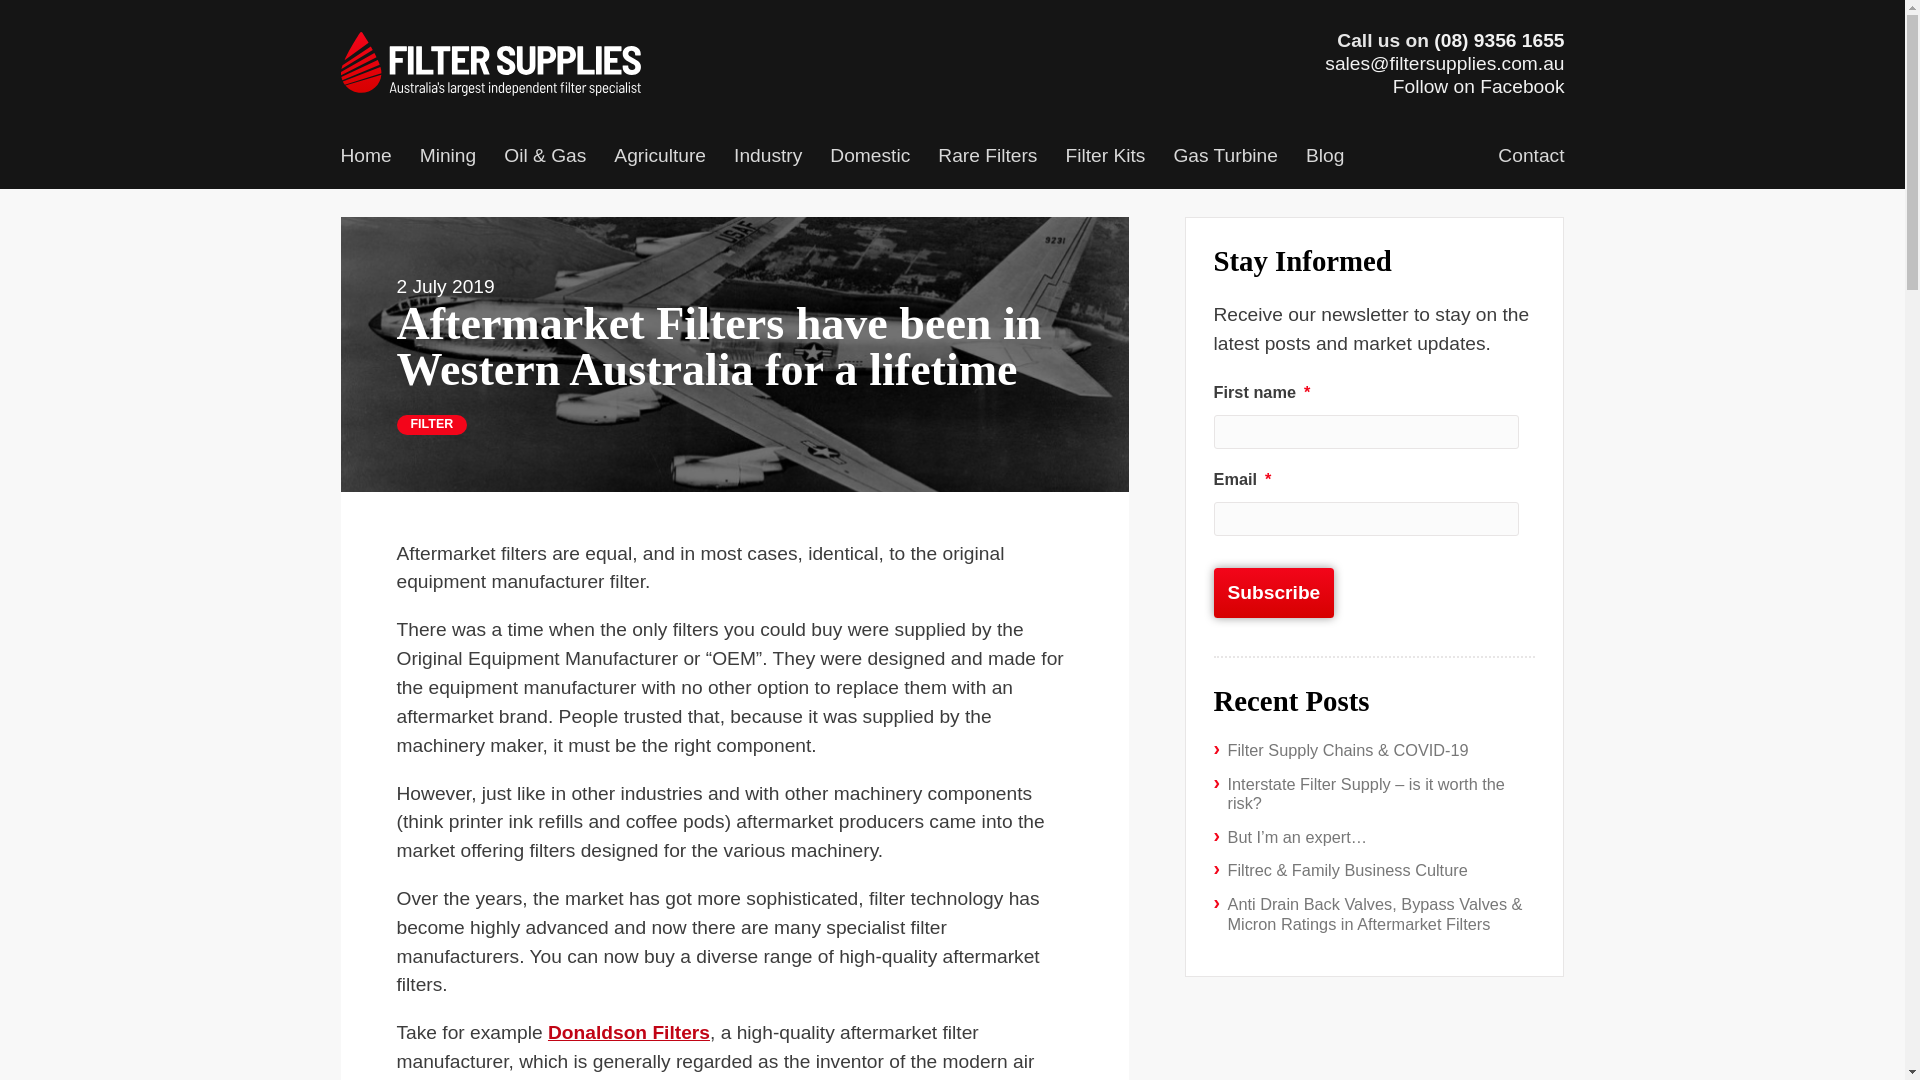 This screenshot has height=1080, width=1920. Describe the element at coordinates (1348, 749) in the screenshot. I see `'Filter Supply Chains & COVID-19'` at that location.